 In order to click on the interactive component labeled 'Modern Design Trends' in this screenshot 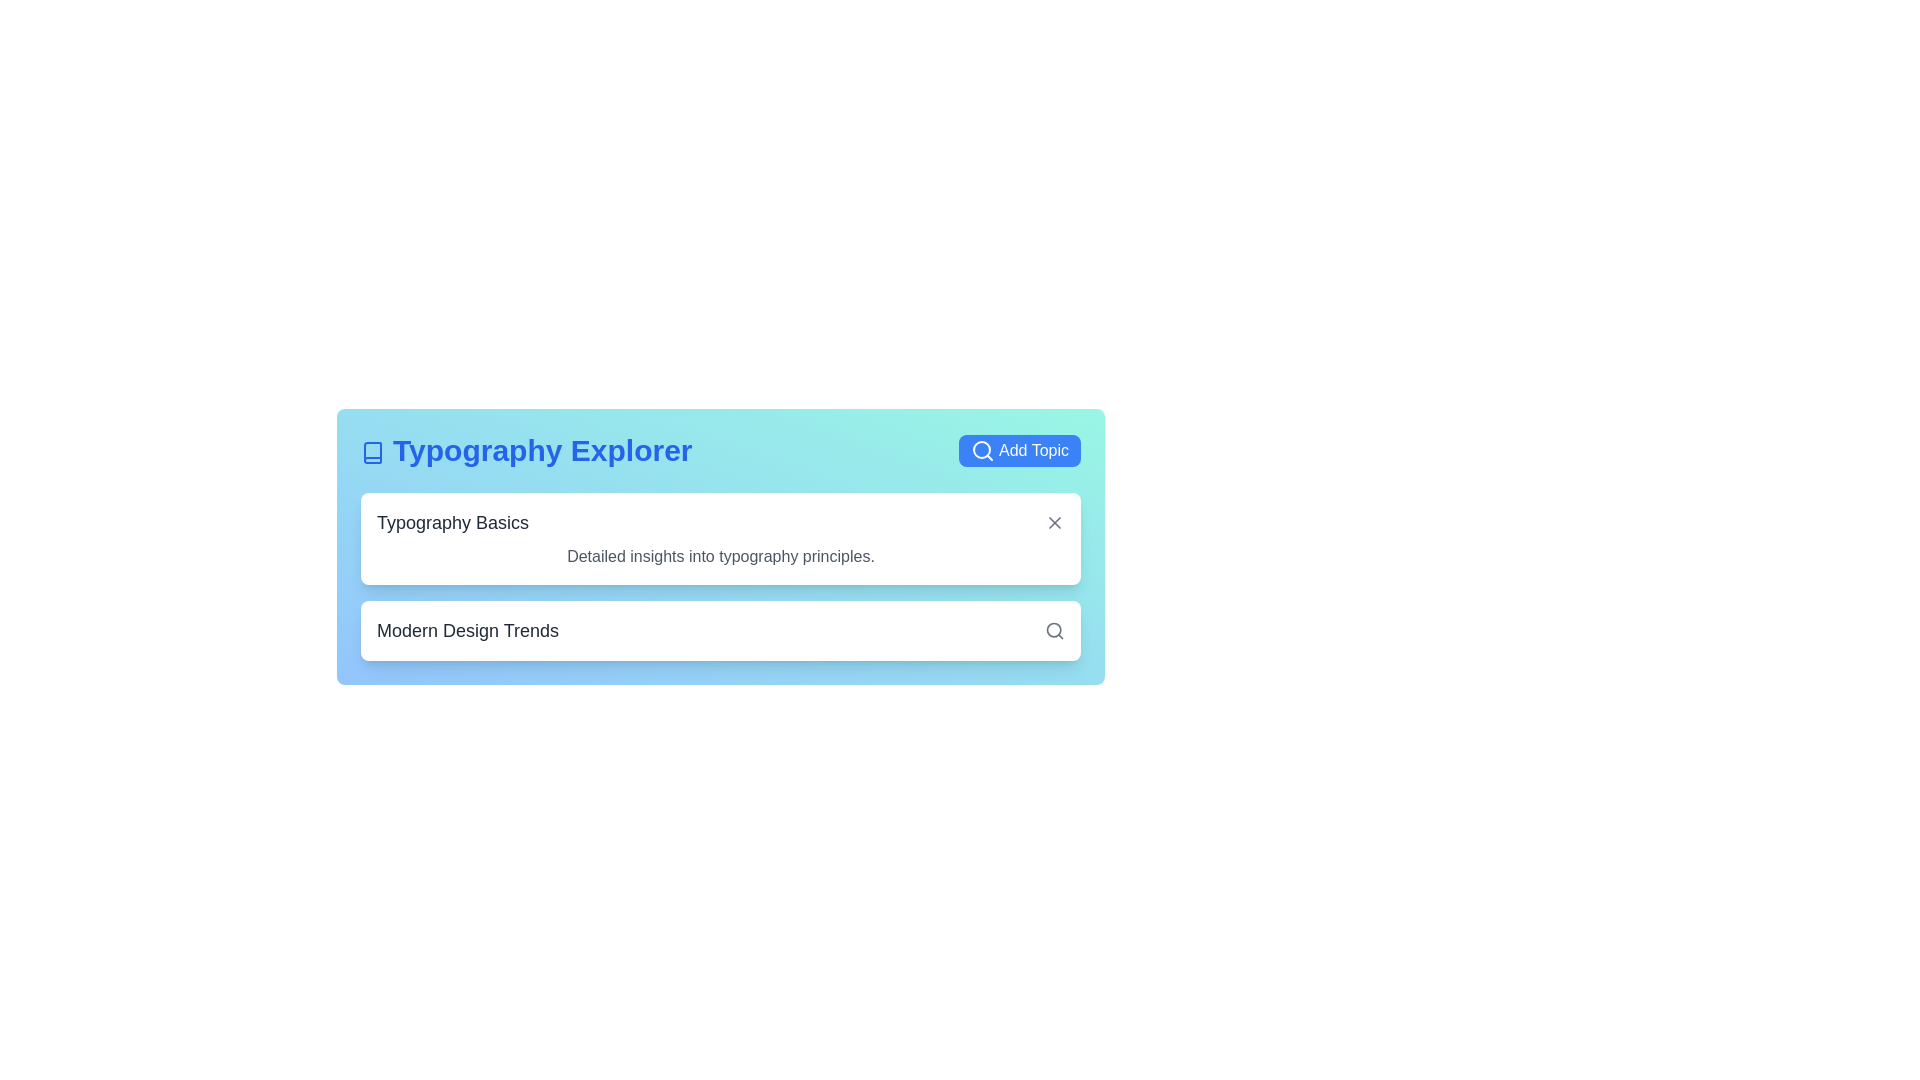, I will do `click(720, 631)`.